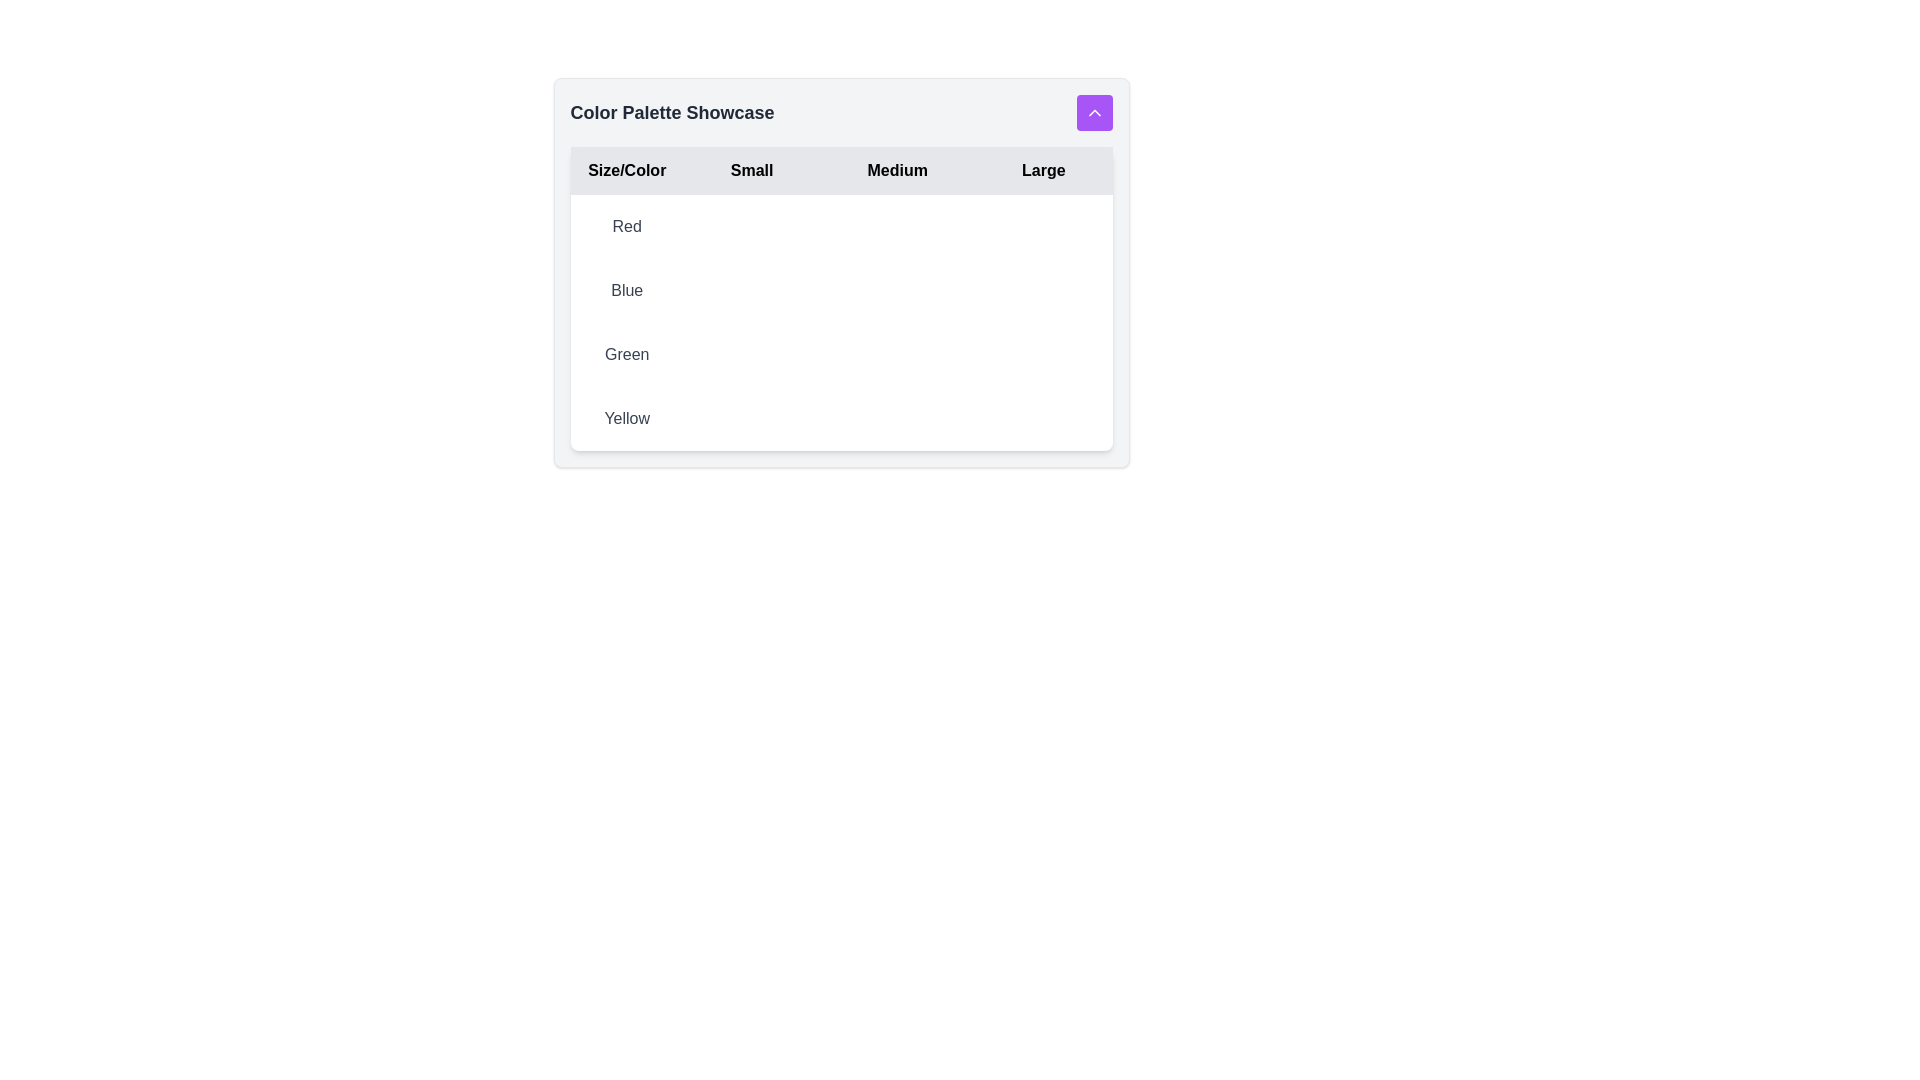  What do you see at coordinates (1042, 290) in the screenshot?
I see `the inactive blue button labeled 'Code Large' that is the third button in the 'Blue' row` at bounding box center [1042, 290].